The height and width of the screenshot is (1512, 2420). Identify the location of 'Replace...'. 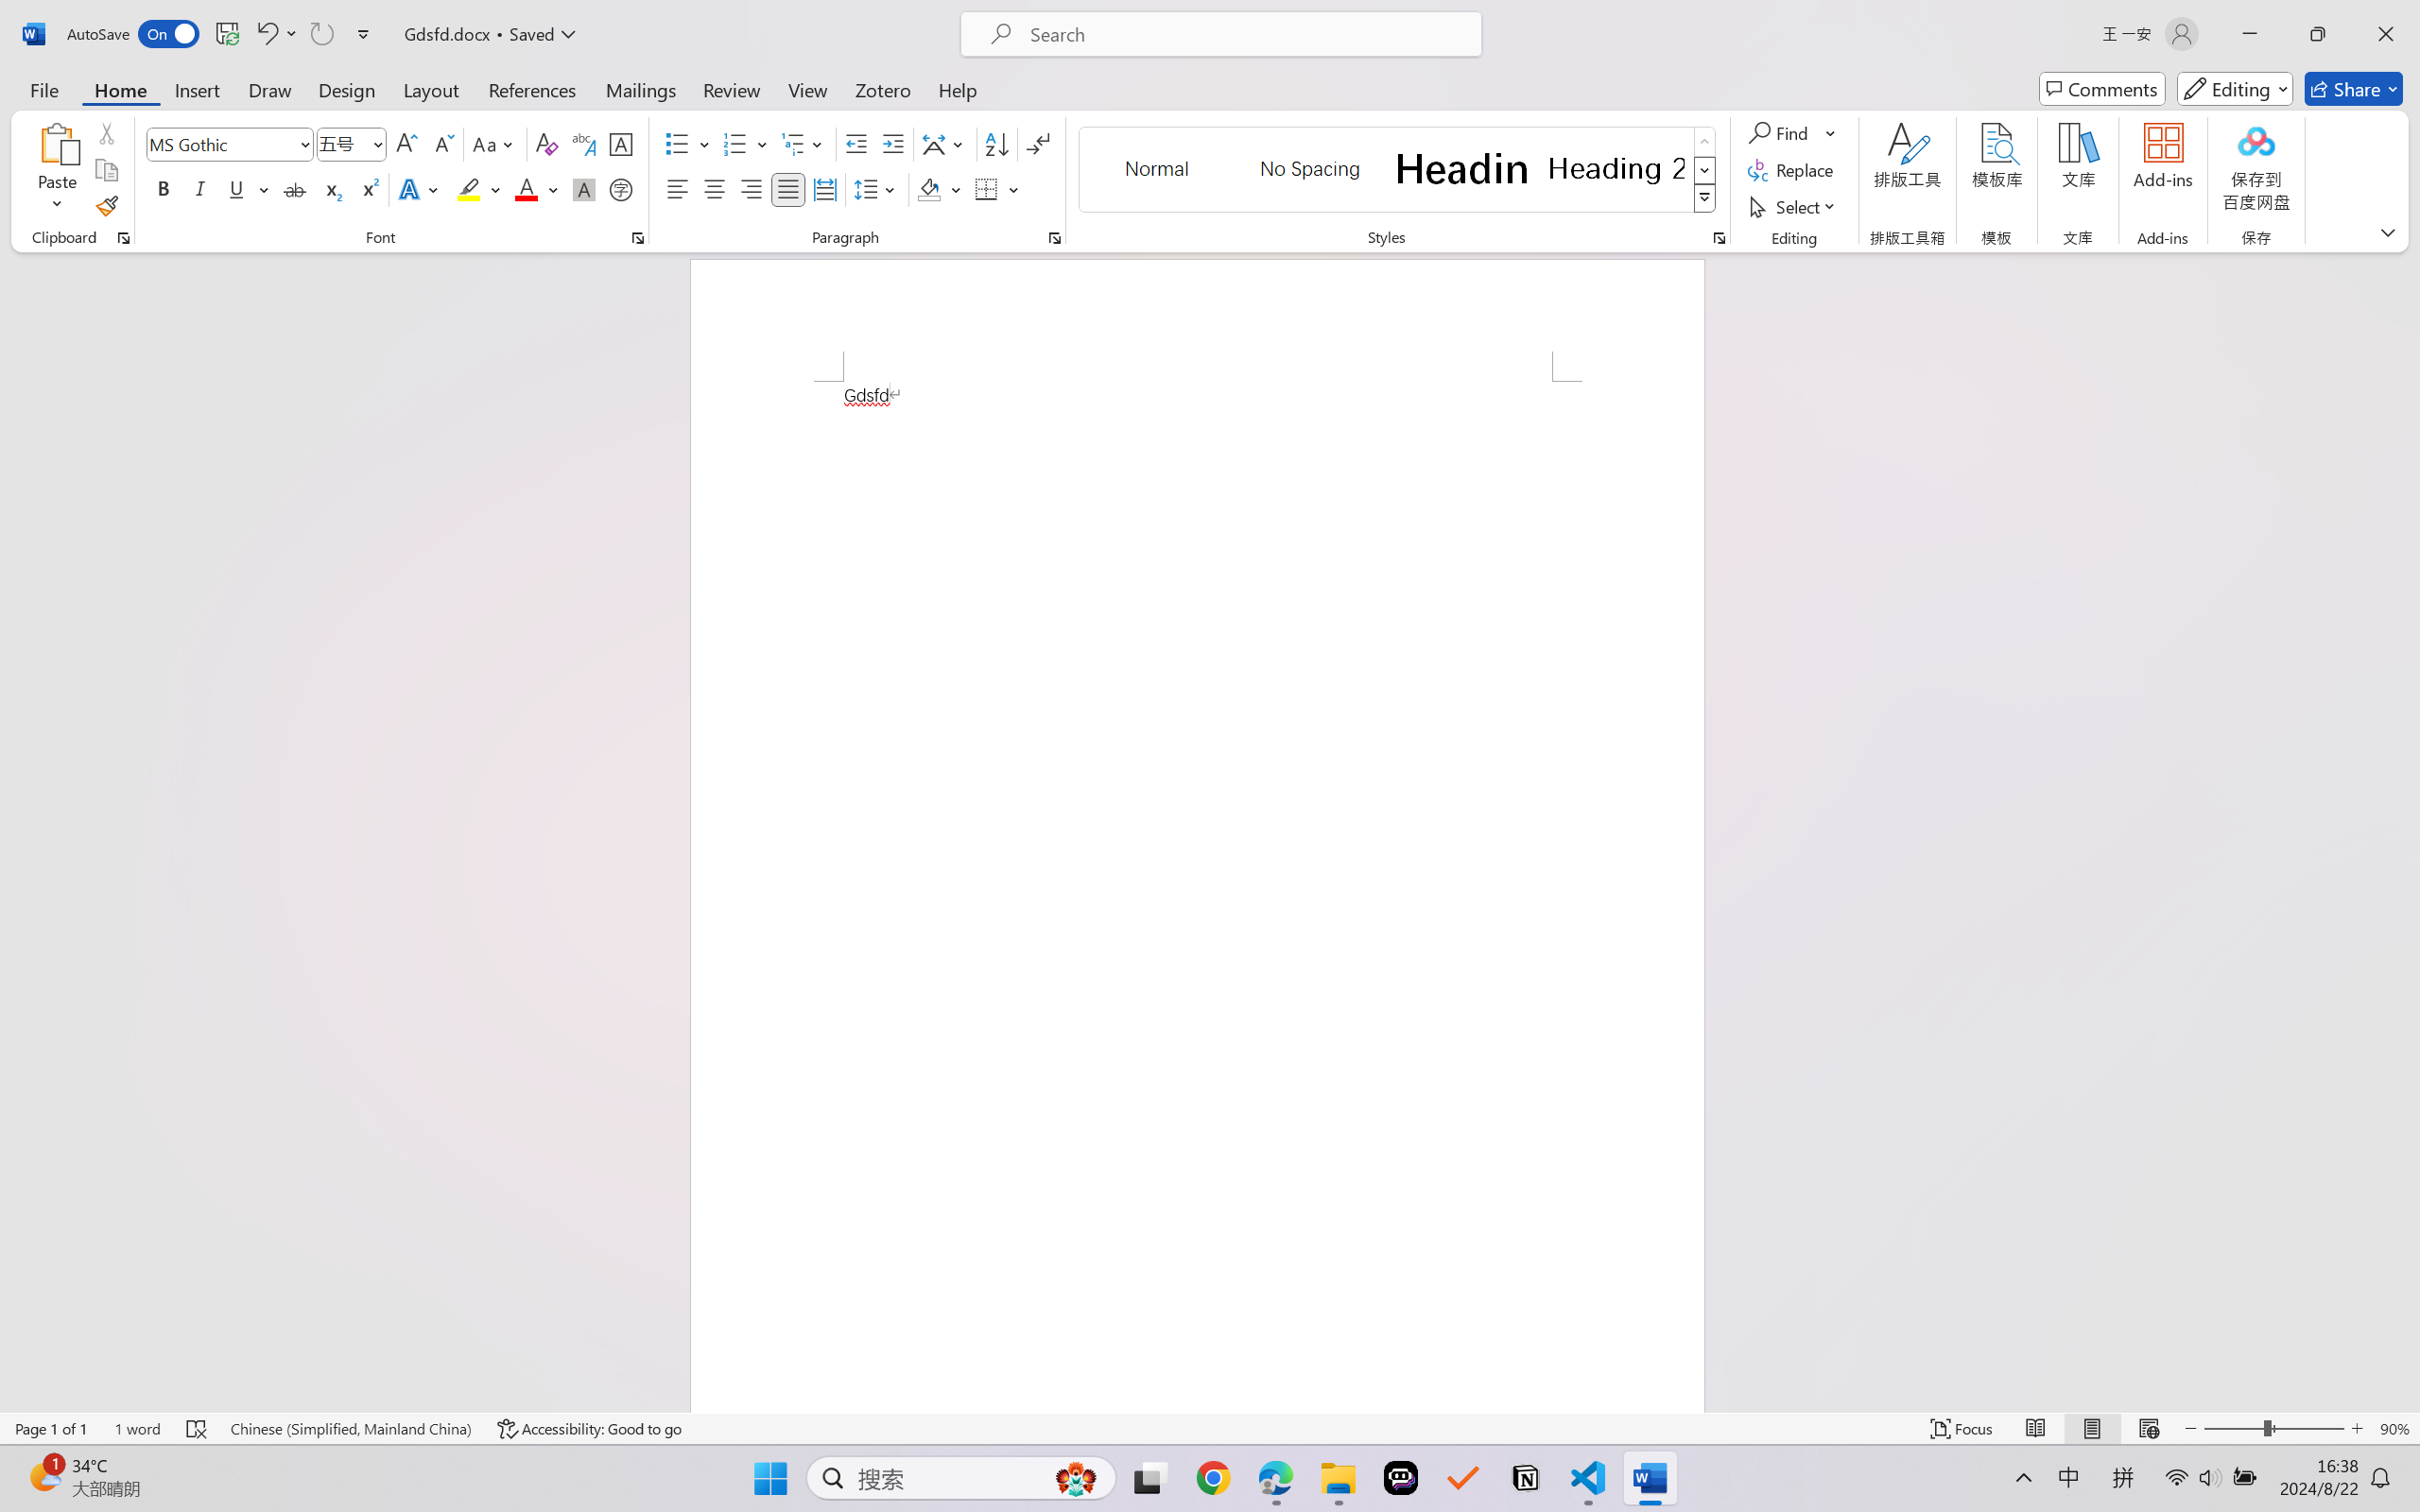
(1791, 170).